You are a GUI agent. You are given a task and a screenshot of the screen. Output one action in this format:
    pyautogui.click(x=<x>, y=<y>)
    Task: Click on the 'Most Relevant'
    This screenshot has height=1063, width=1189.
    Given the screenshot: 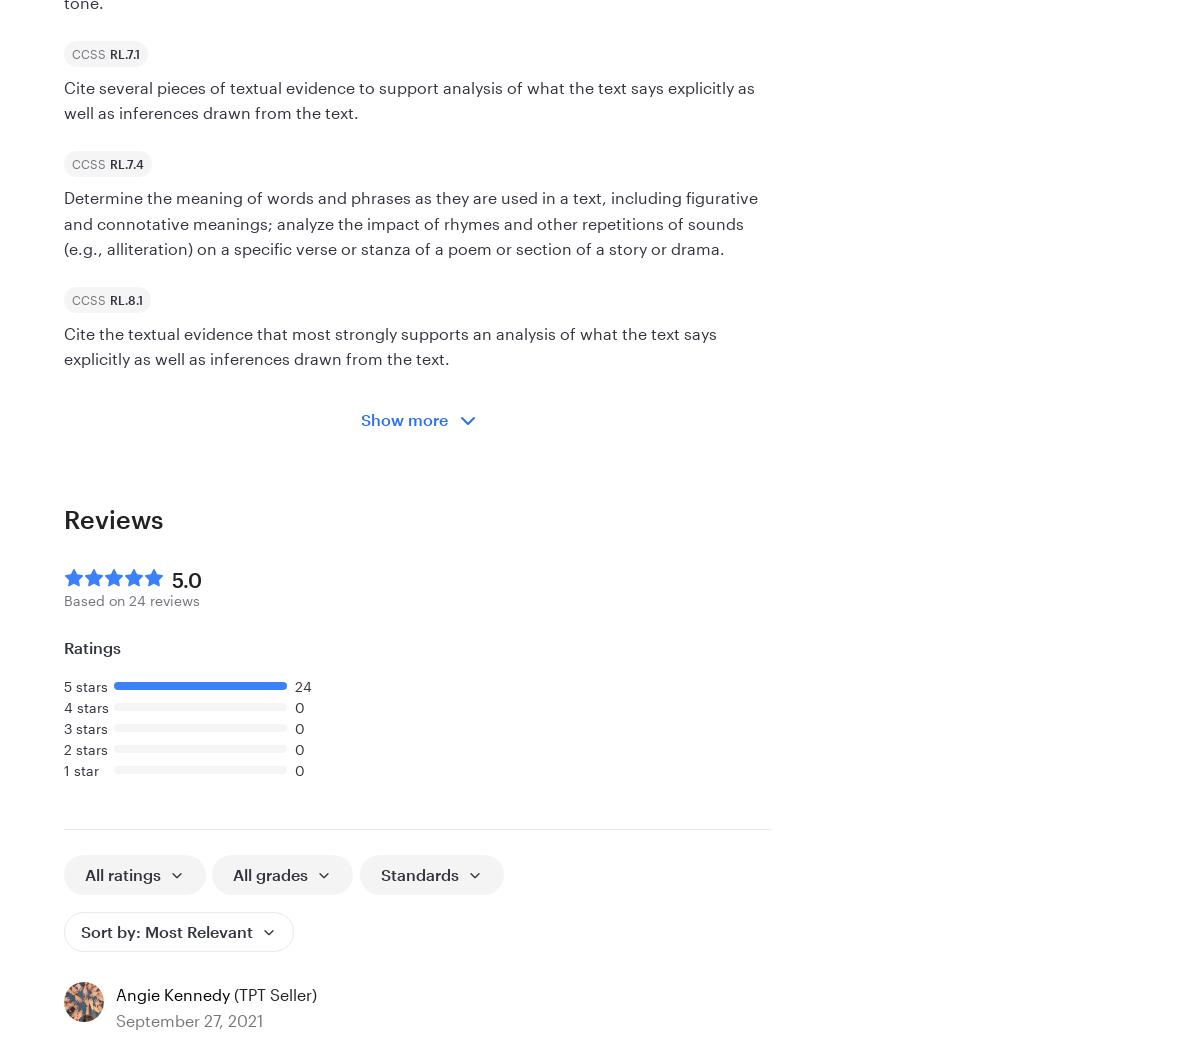 What is the action you would take?
    pyautogui.click(x=198, y=930)
    